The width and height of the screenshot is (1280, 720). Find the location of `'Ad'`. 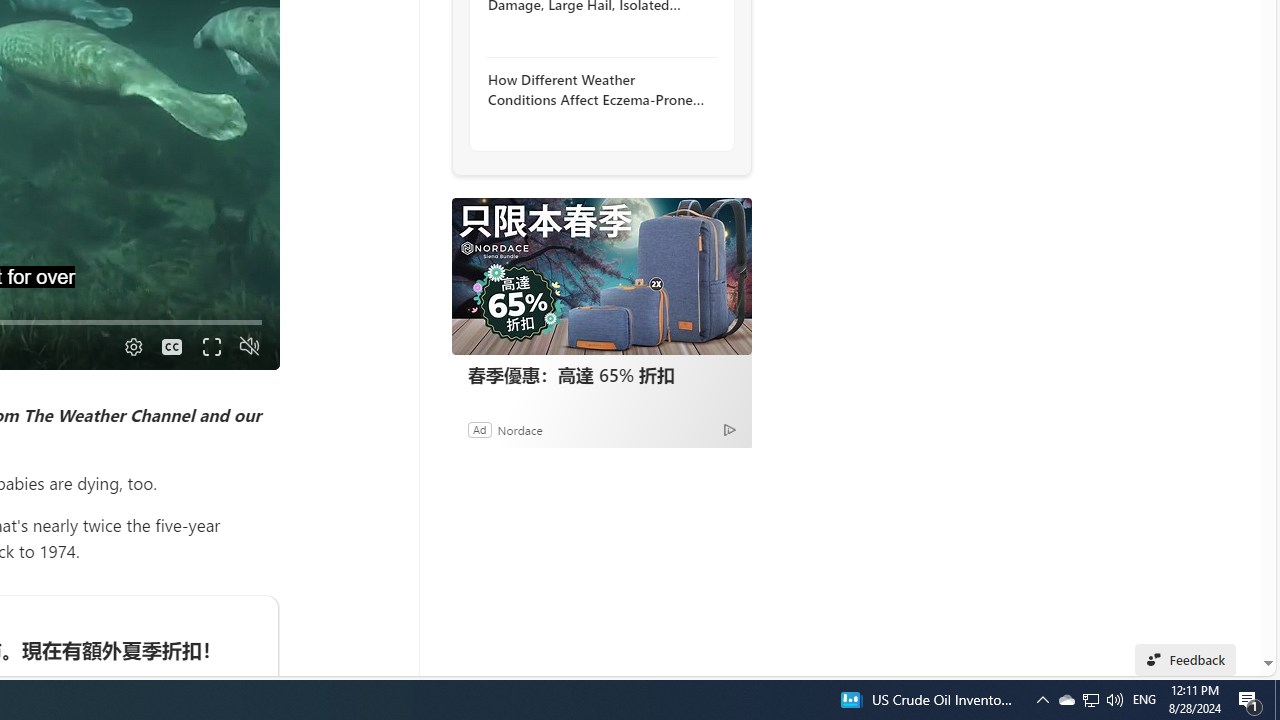

'Ad' is located at coordinates (478, 428).